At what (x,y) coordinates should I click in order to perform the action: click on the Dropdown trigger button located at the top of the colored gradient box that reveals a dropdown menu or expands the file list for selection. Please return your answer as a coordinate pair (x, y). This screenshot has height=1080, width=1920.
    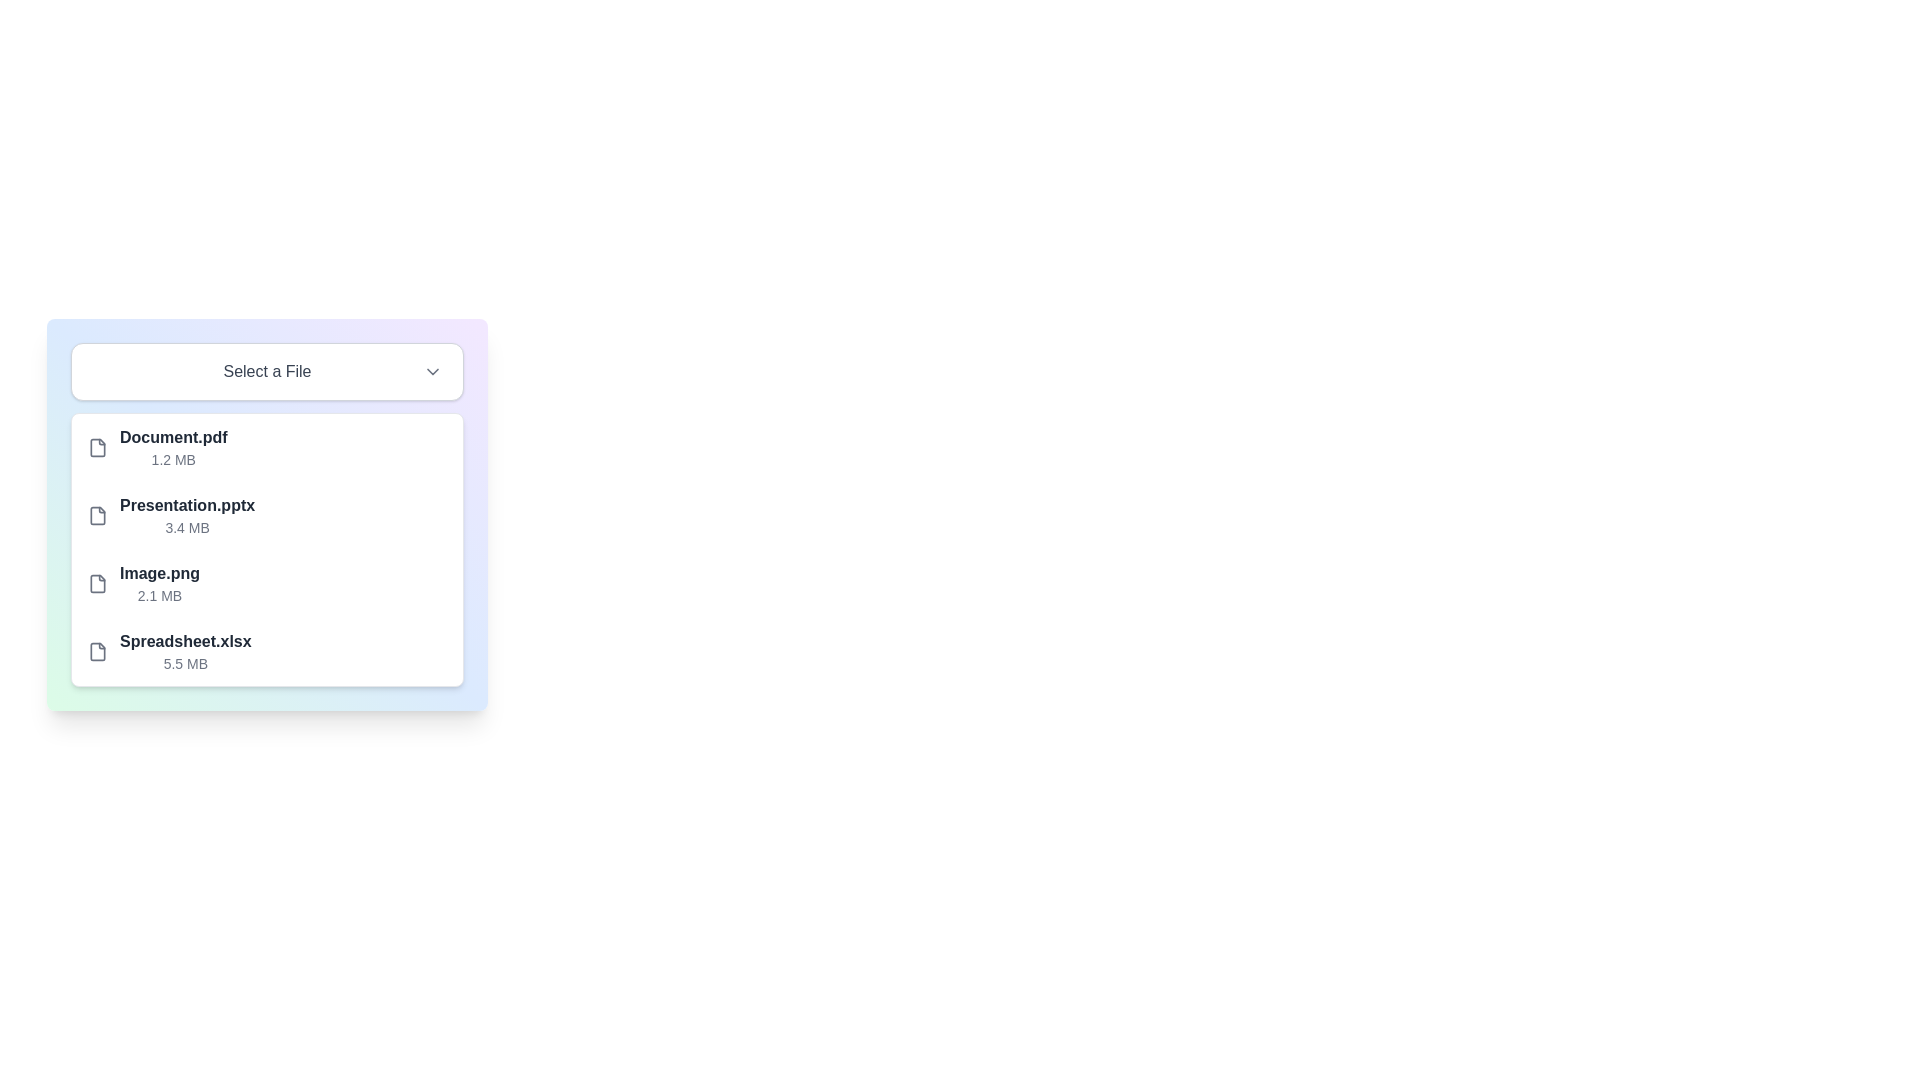
    Looking at the image, I should click on (266, 371).